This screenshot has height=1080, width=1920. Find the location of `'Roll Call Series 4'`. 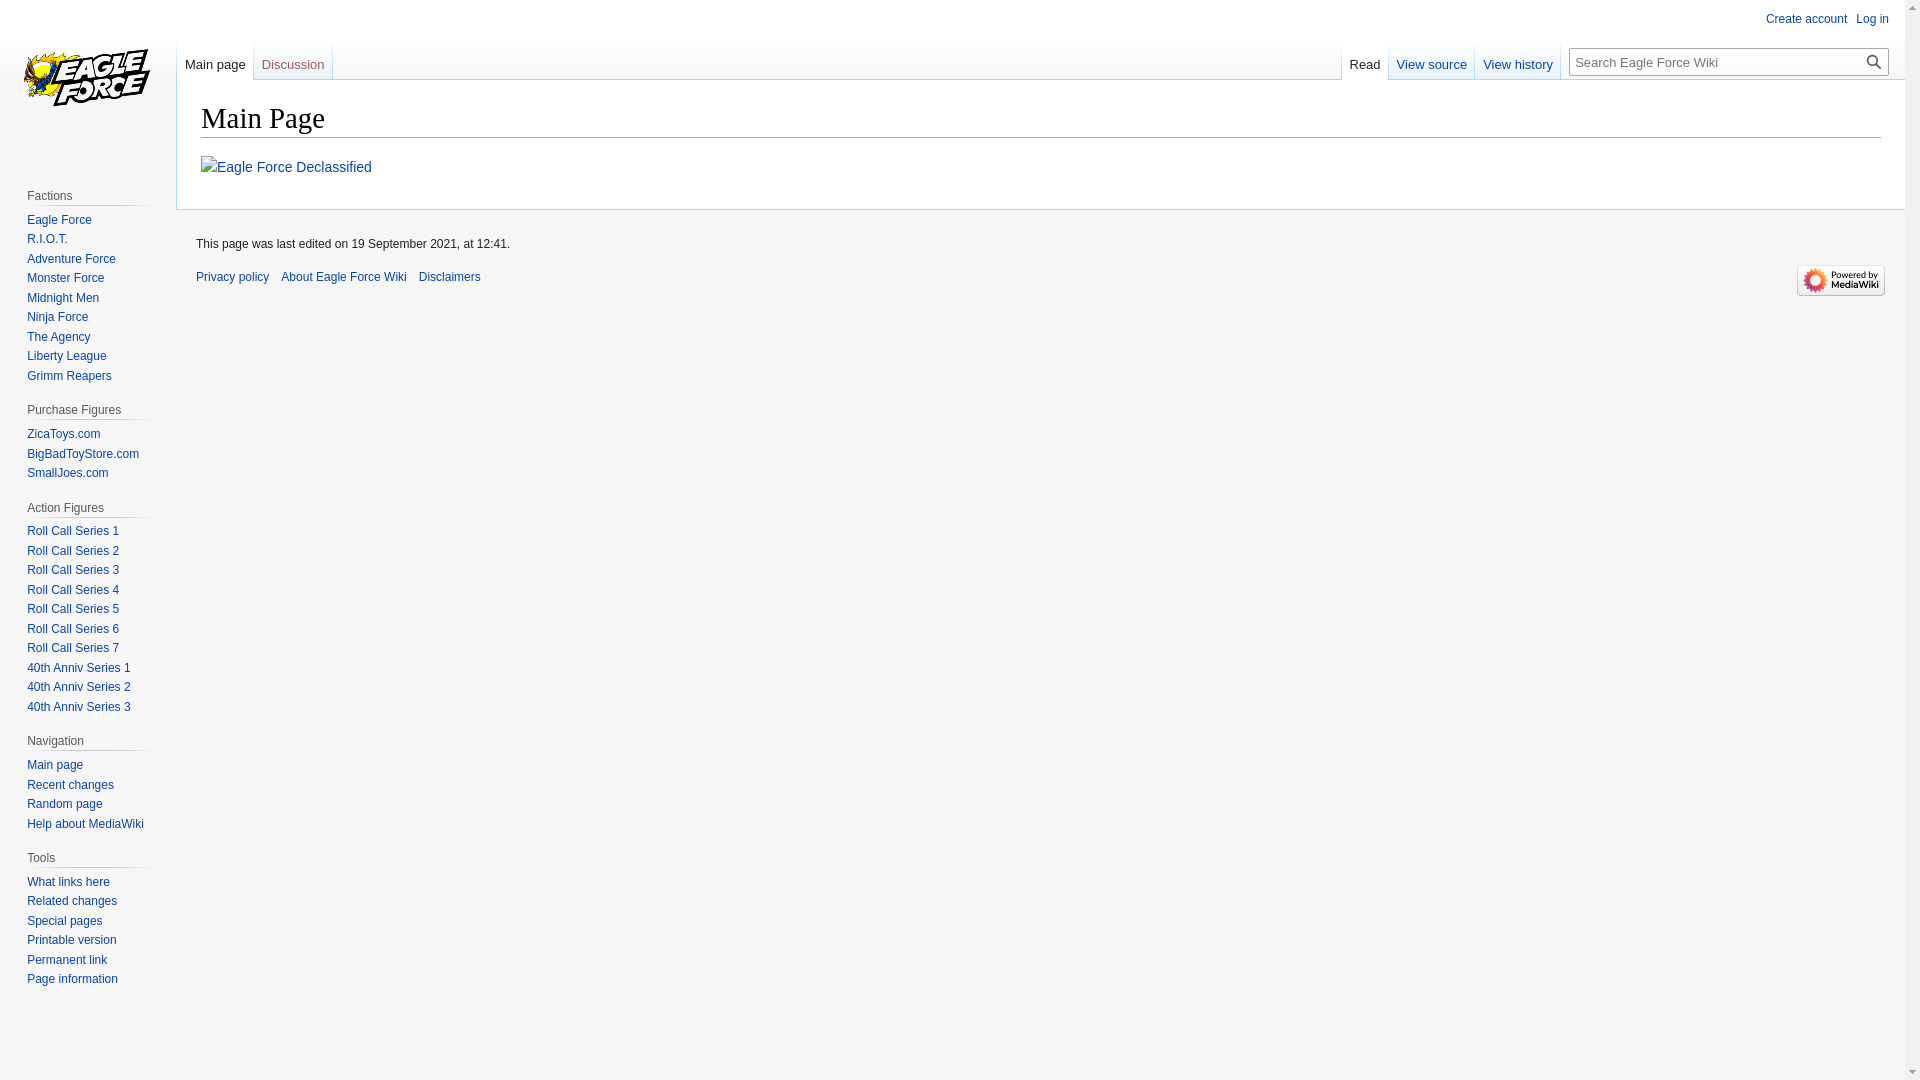

'Roll Call Series 4' is located at coordinates (72, 589).